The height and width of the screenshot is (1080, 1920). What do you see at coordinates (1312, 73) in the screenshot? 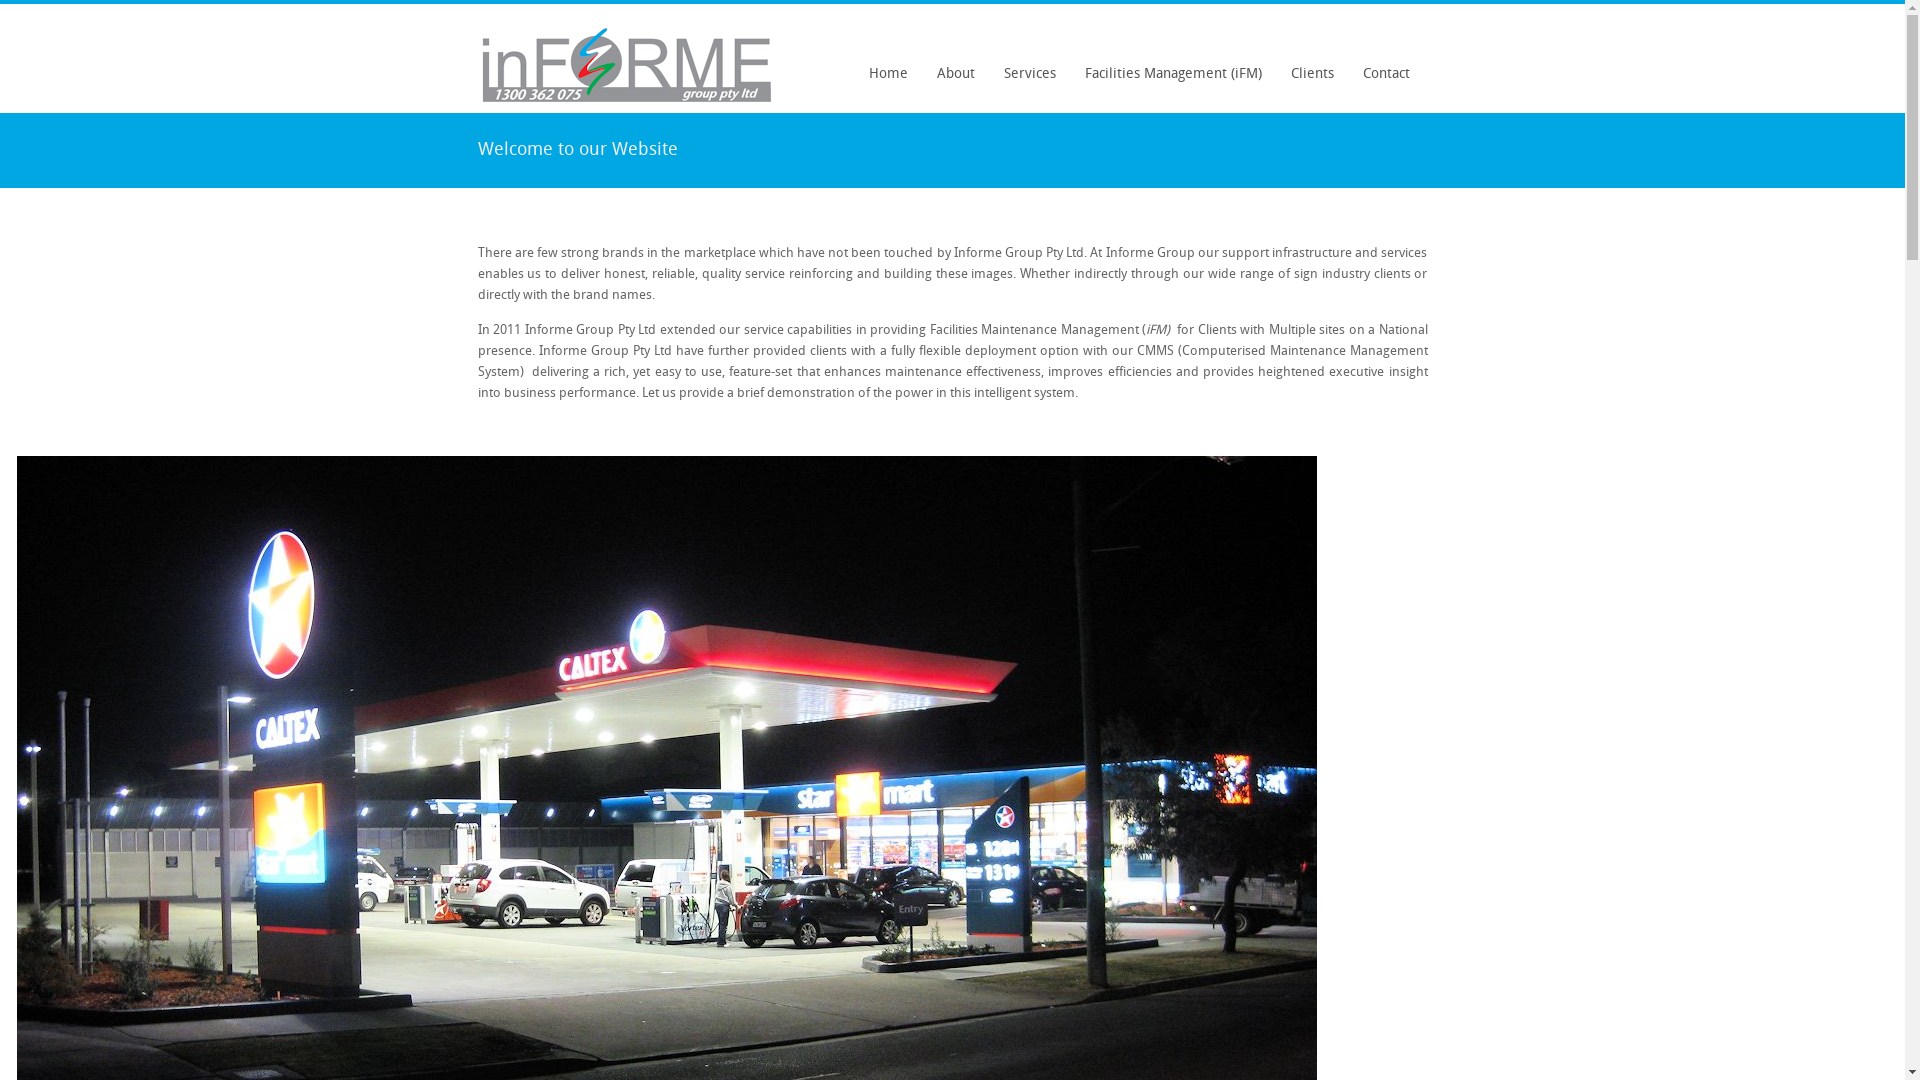
I see `'Clients'` at bounding box center [1312, 73].